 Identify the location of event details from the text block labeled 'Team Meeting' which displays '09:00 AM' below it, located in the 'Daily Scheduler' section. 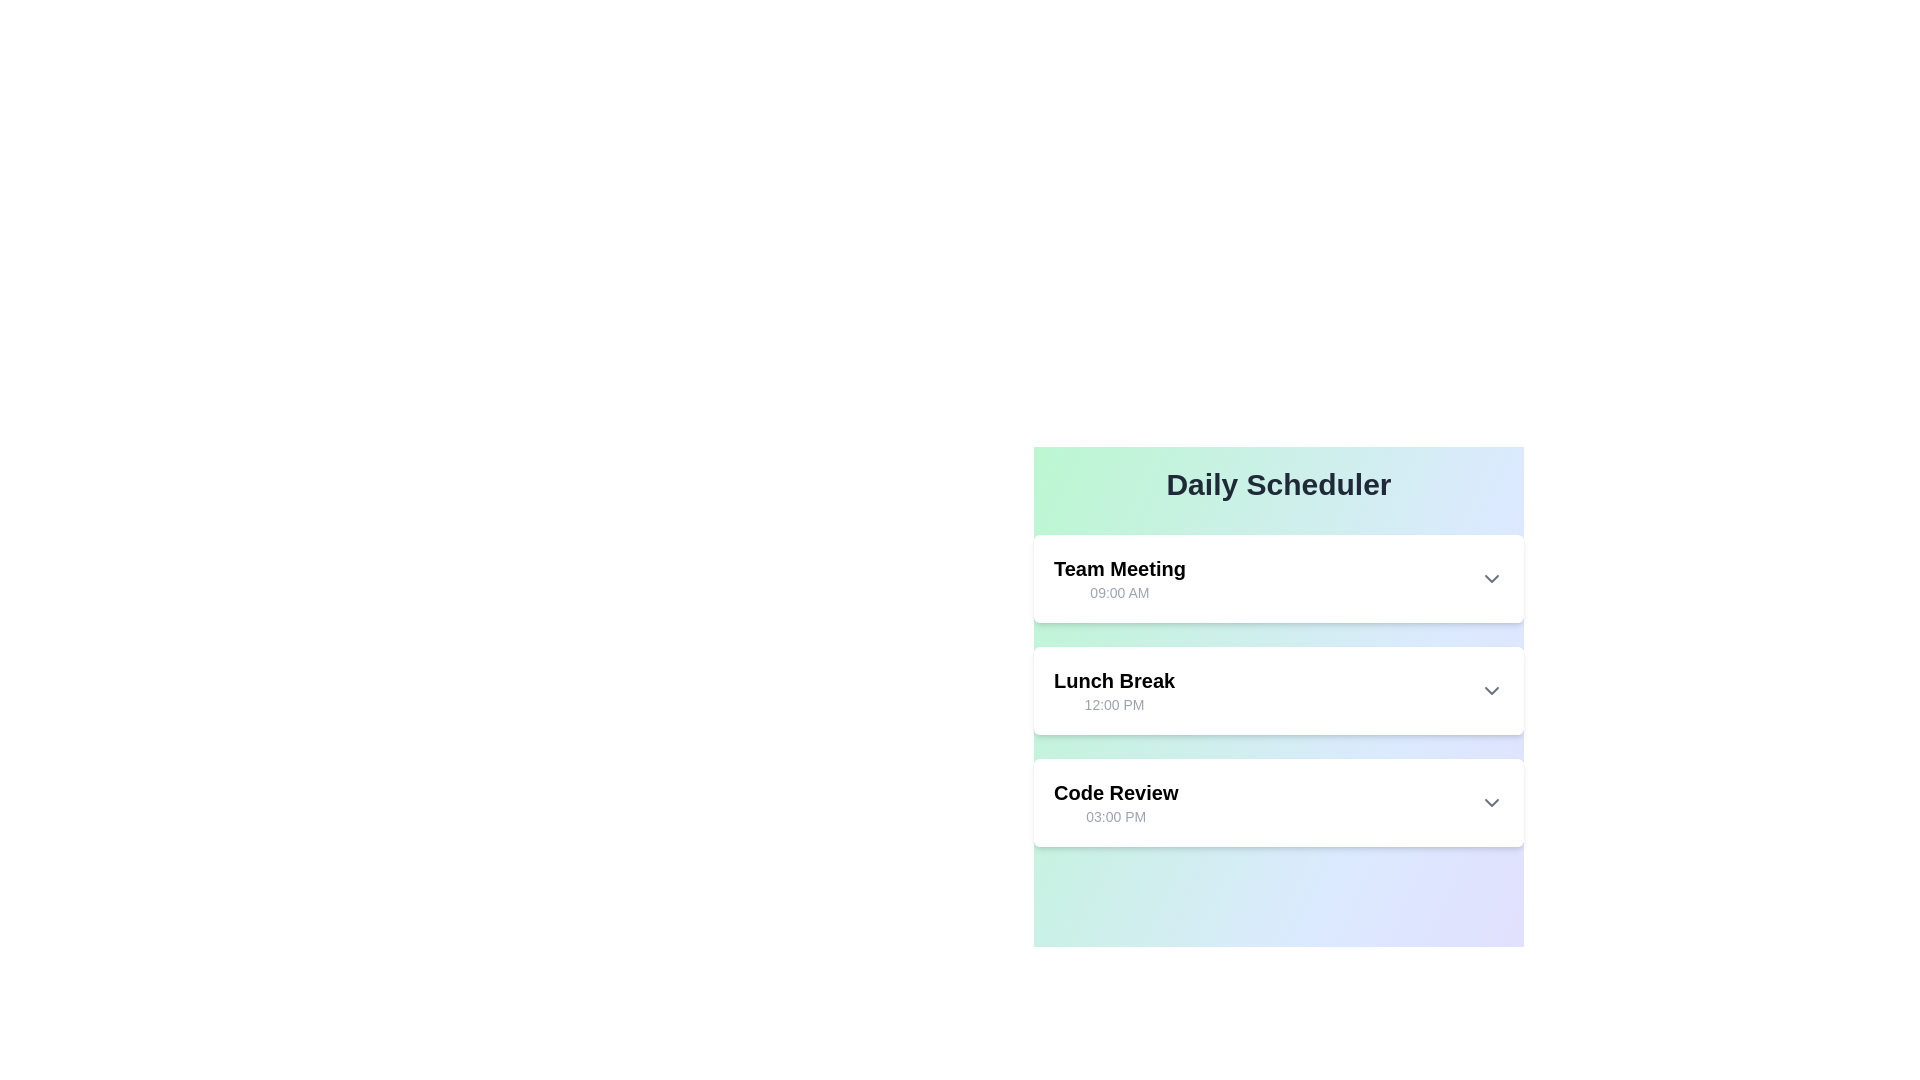
(1118, 578).